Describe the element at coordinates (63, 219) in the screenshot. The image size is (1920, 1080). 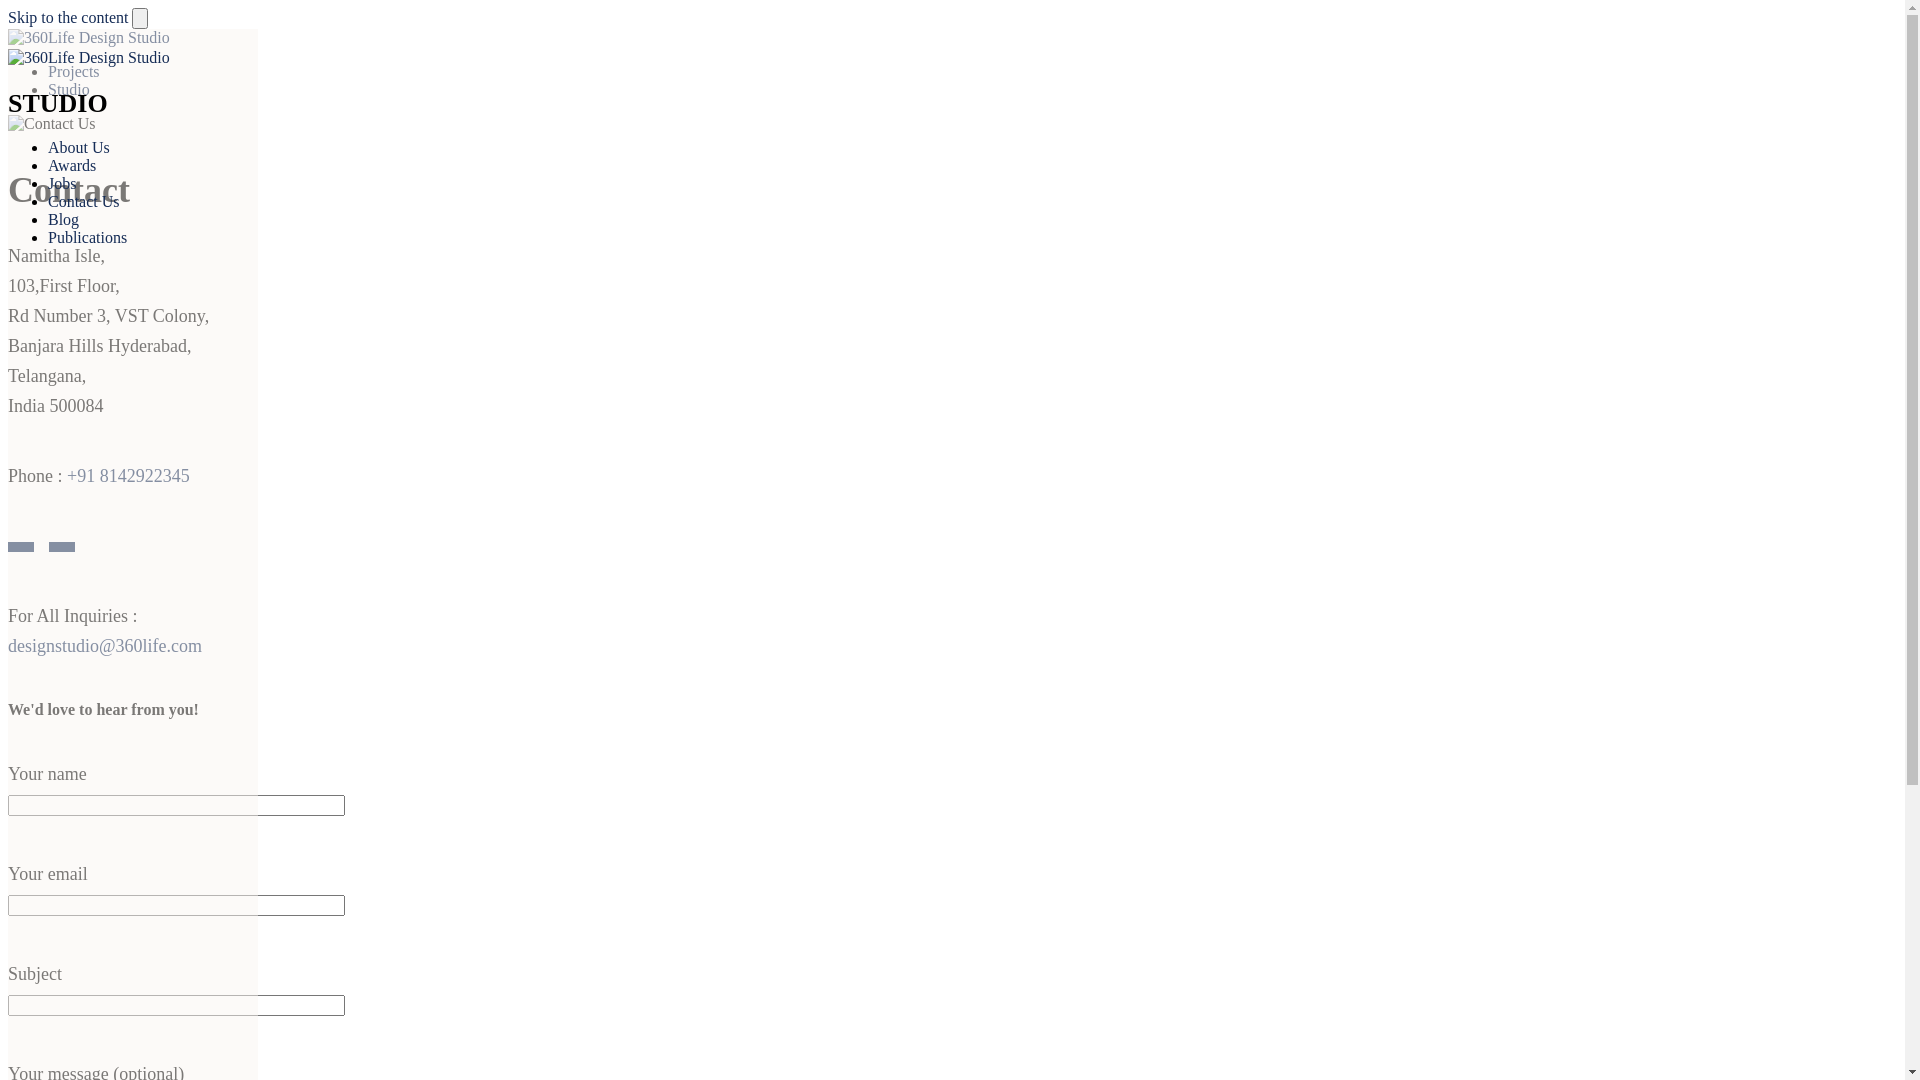
I see `'Blog'` at that location.